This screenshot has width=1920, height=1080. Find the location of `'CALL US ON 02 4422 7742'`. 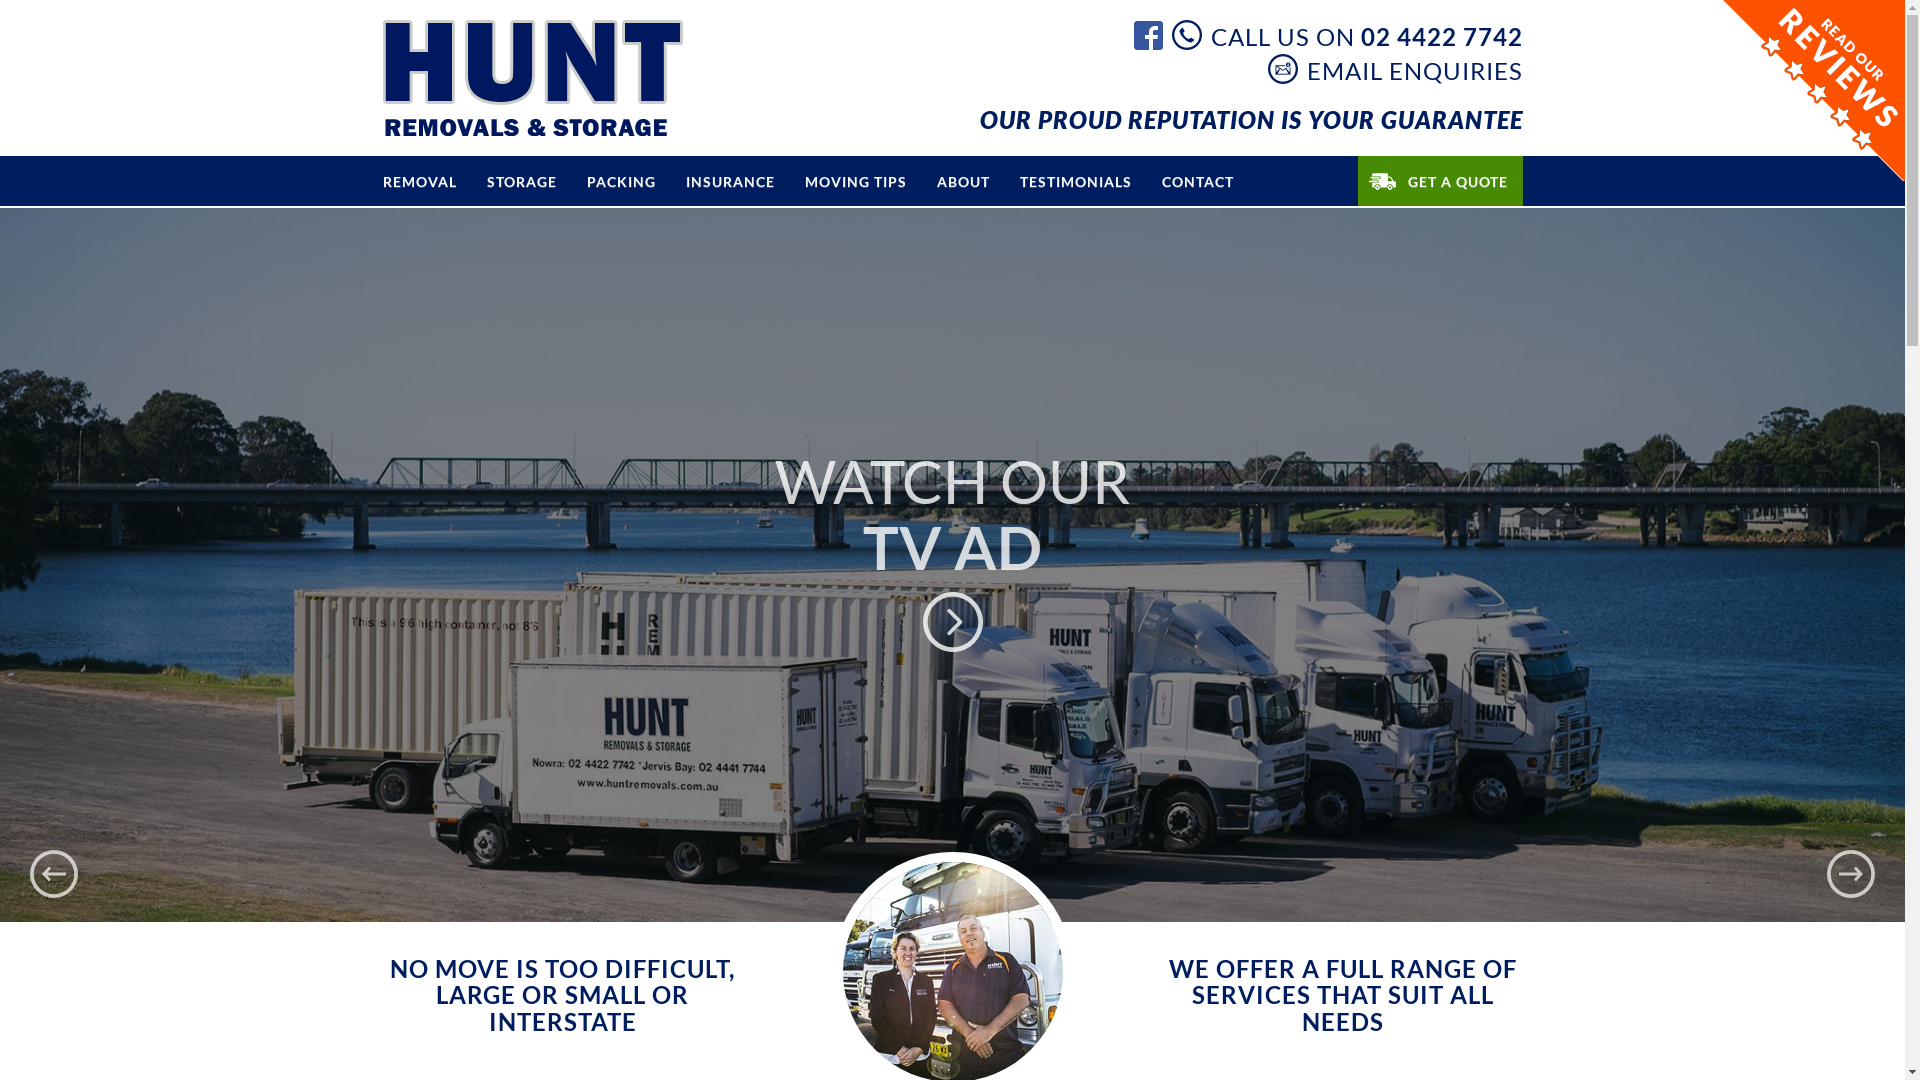

'CALL US ON 02 4422 7742' is located at coordinates (1347, 34).